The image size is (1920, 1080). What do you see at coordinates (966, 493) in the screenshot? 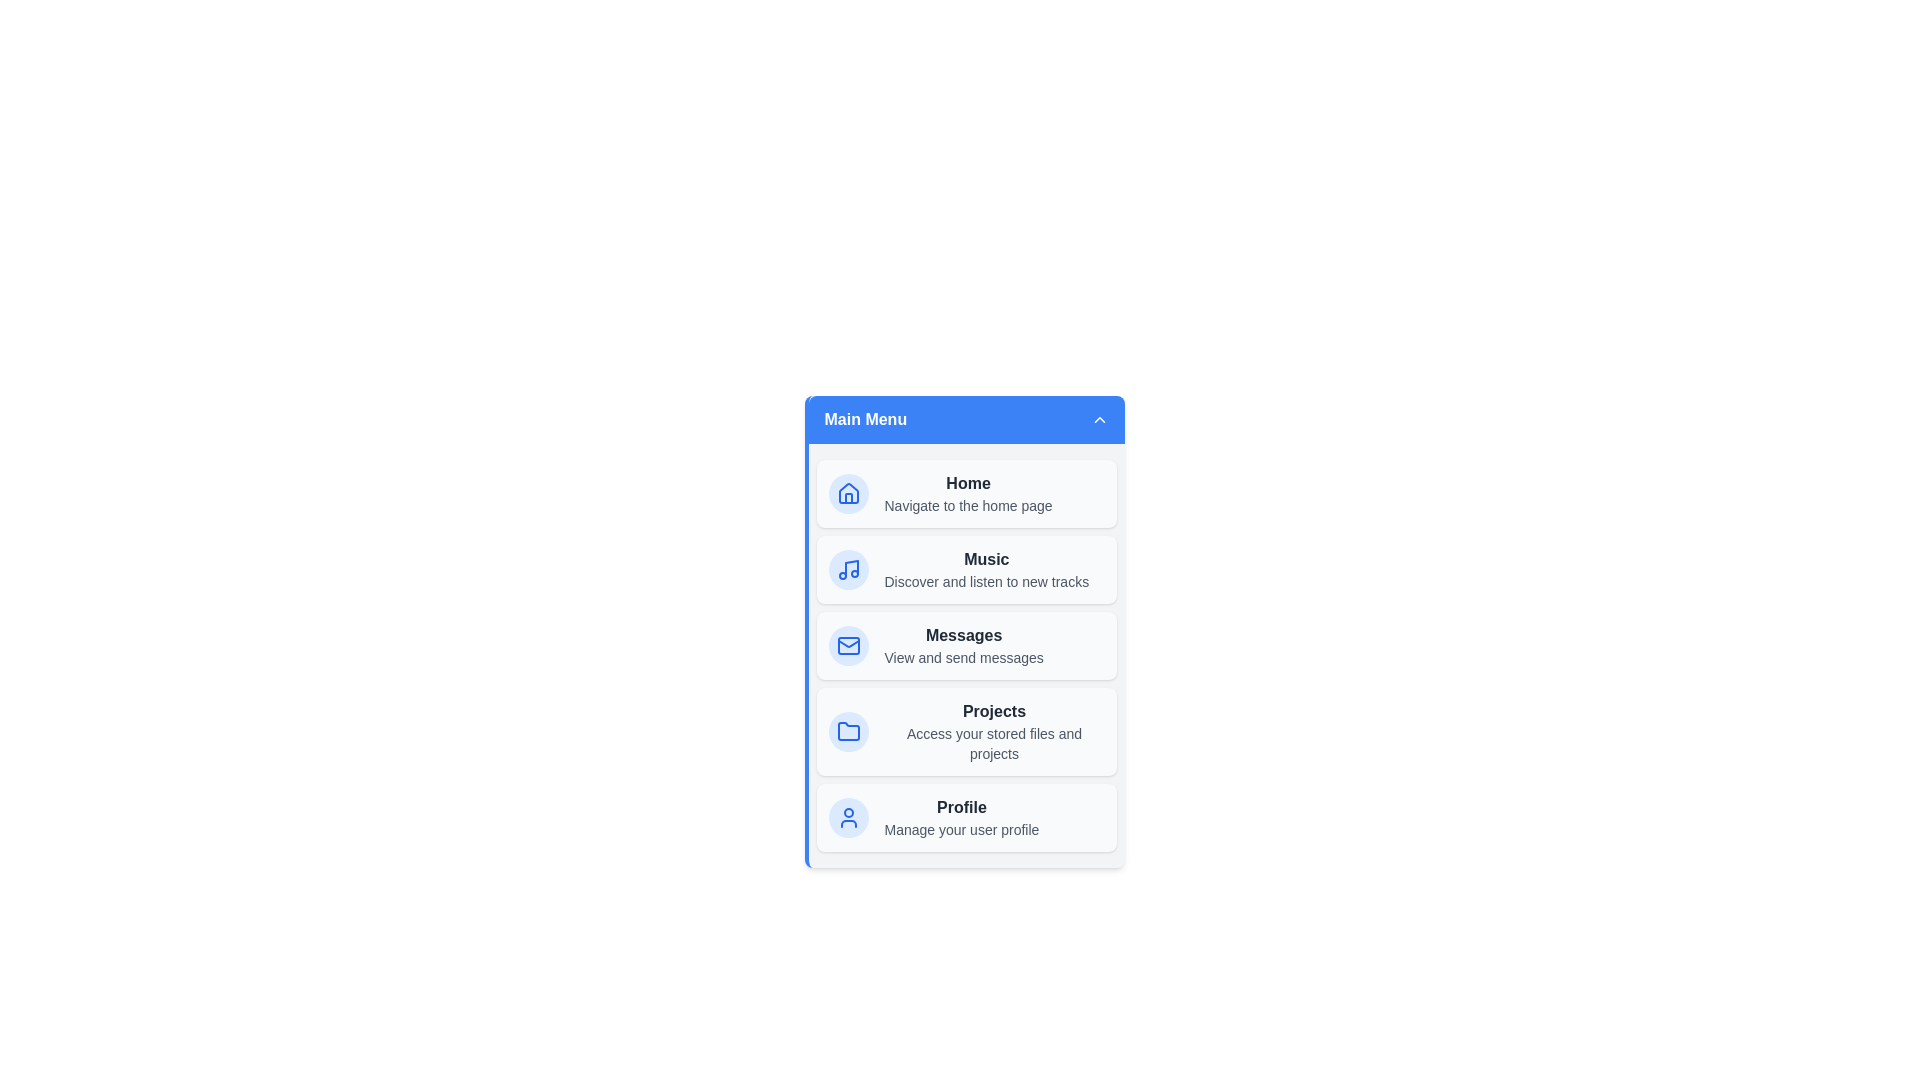
I see `the menu item Home to navigate to its respective section` at bounding box center [966, 493].